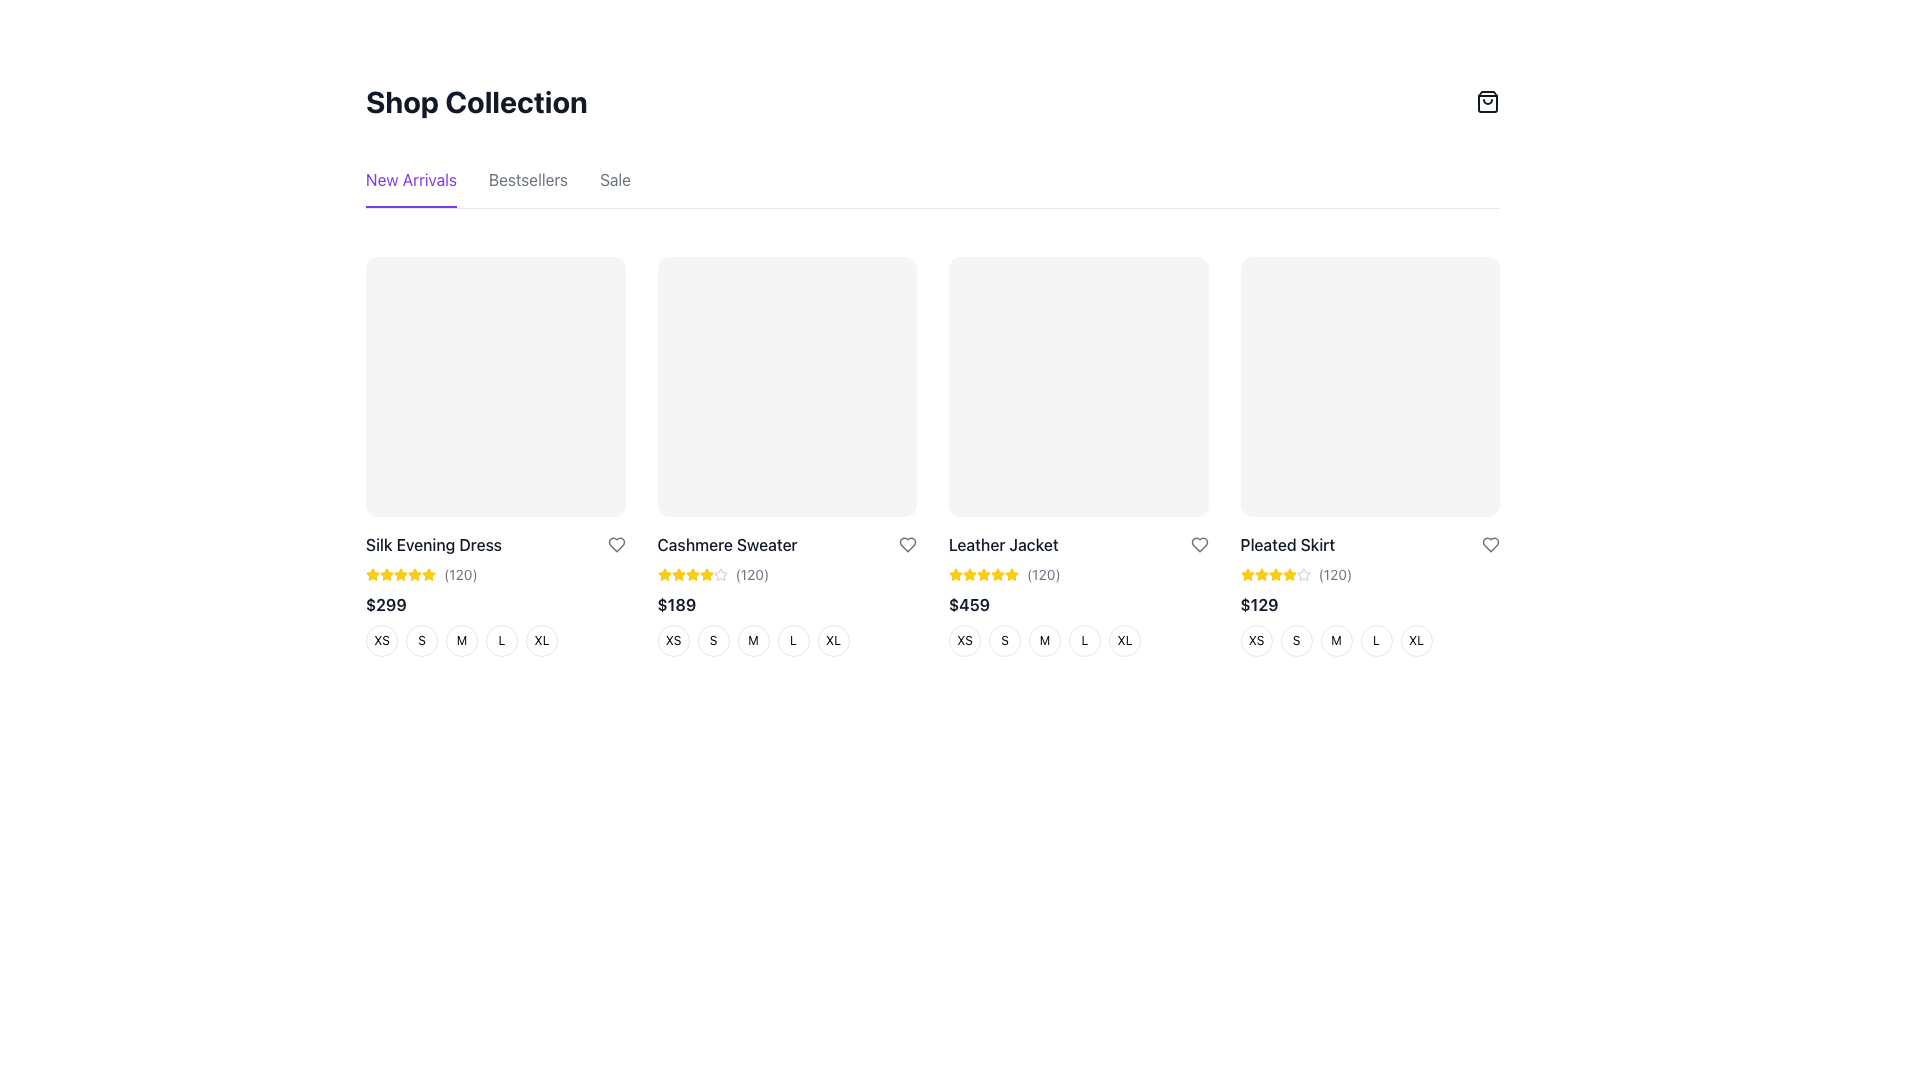  I want to click on the star-shaped icon filled with yellow color and outlined in white for the rating display located in the third product card from the left, so click(998, 574).